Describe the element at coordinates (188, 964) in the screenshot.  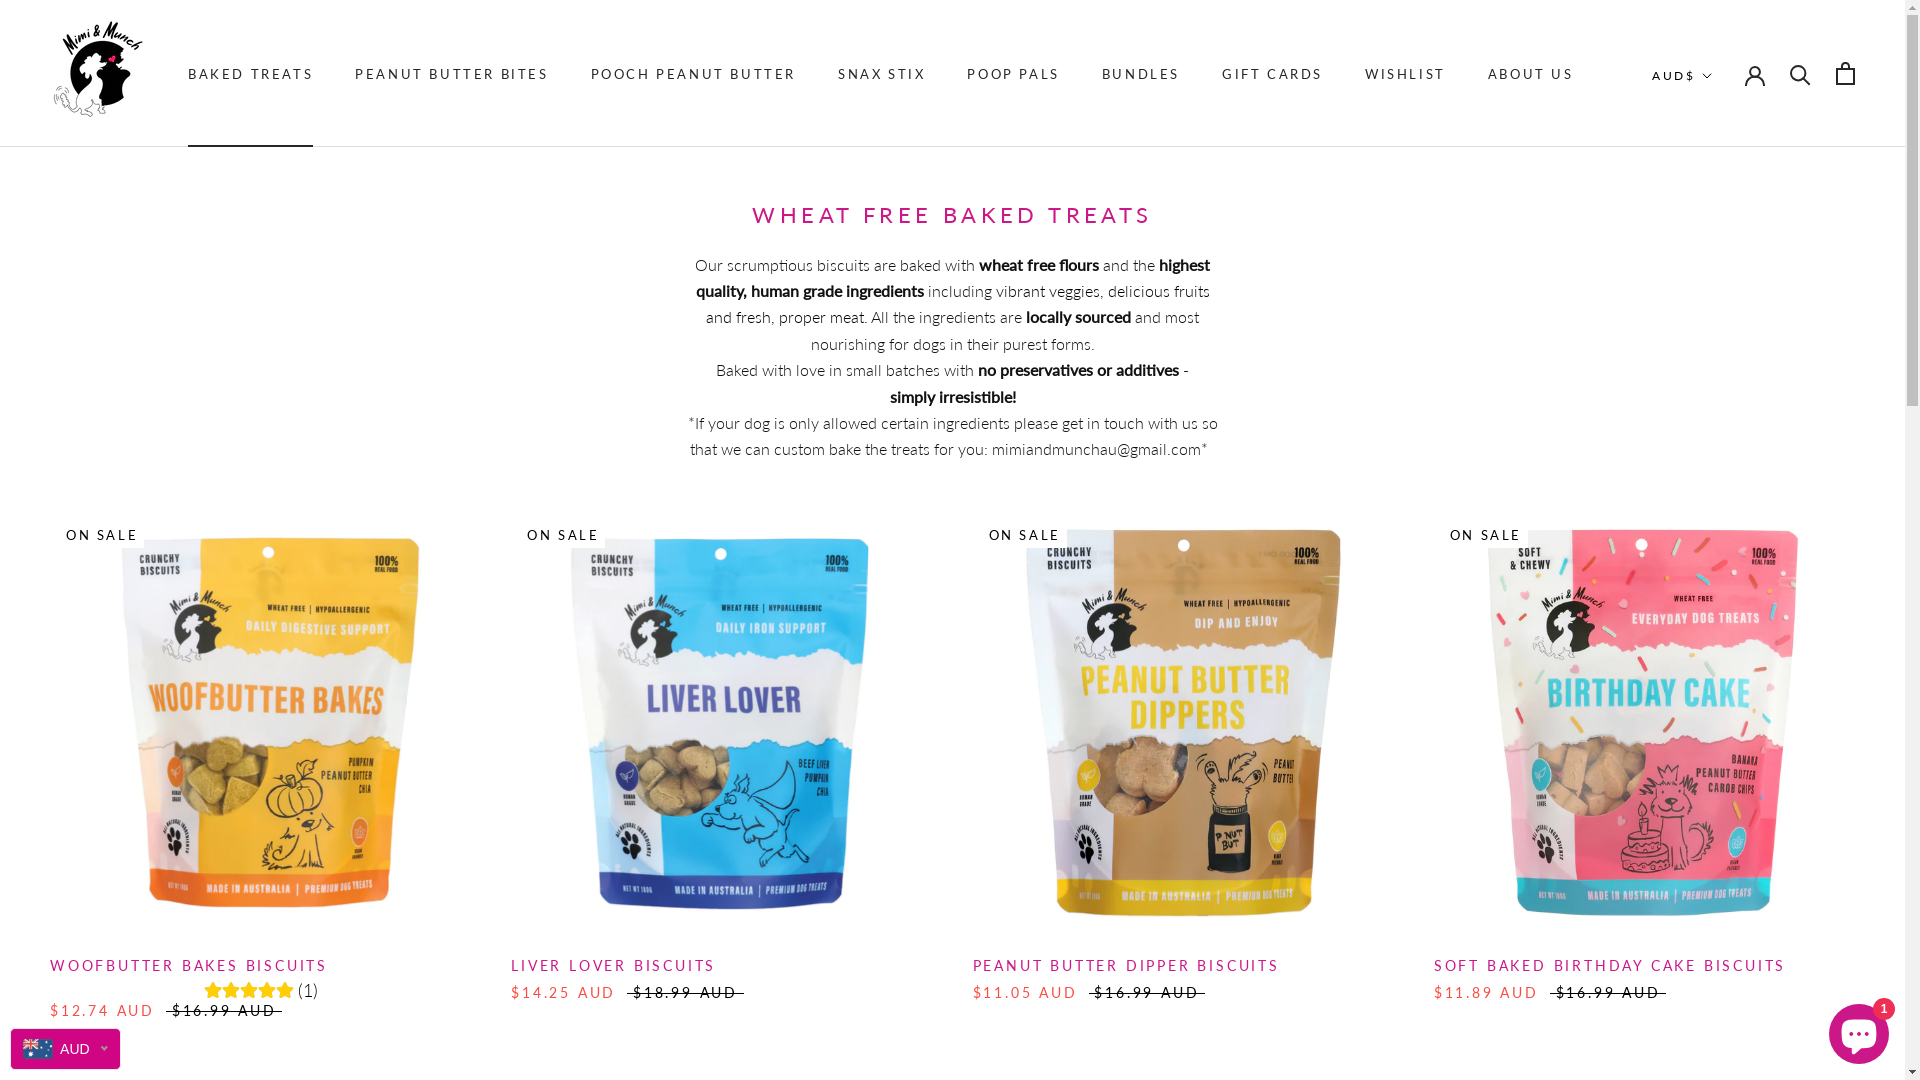
I see `'WOOFBUTTER BAKES BISCUITS'` at that location.